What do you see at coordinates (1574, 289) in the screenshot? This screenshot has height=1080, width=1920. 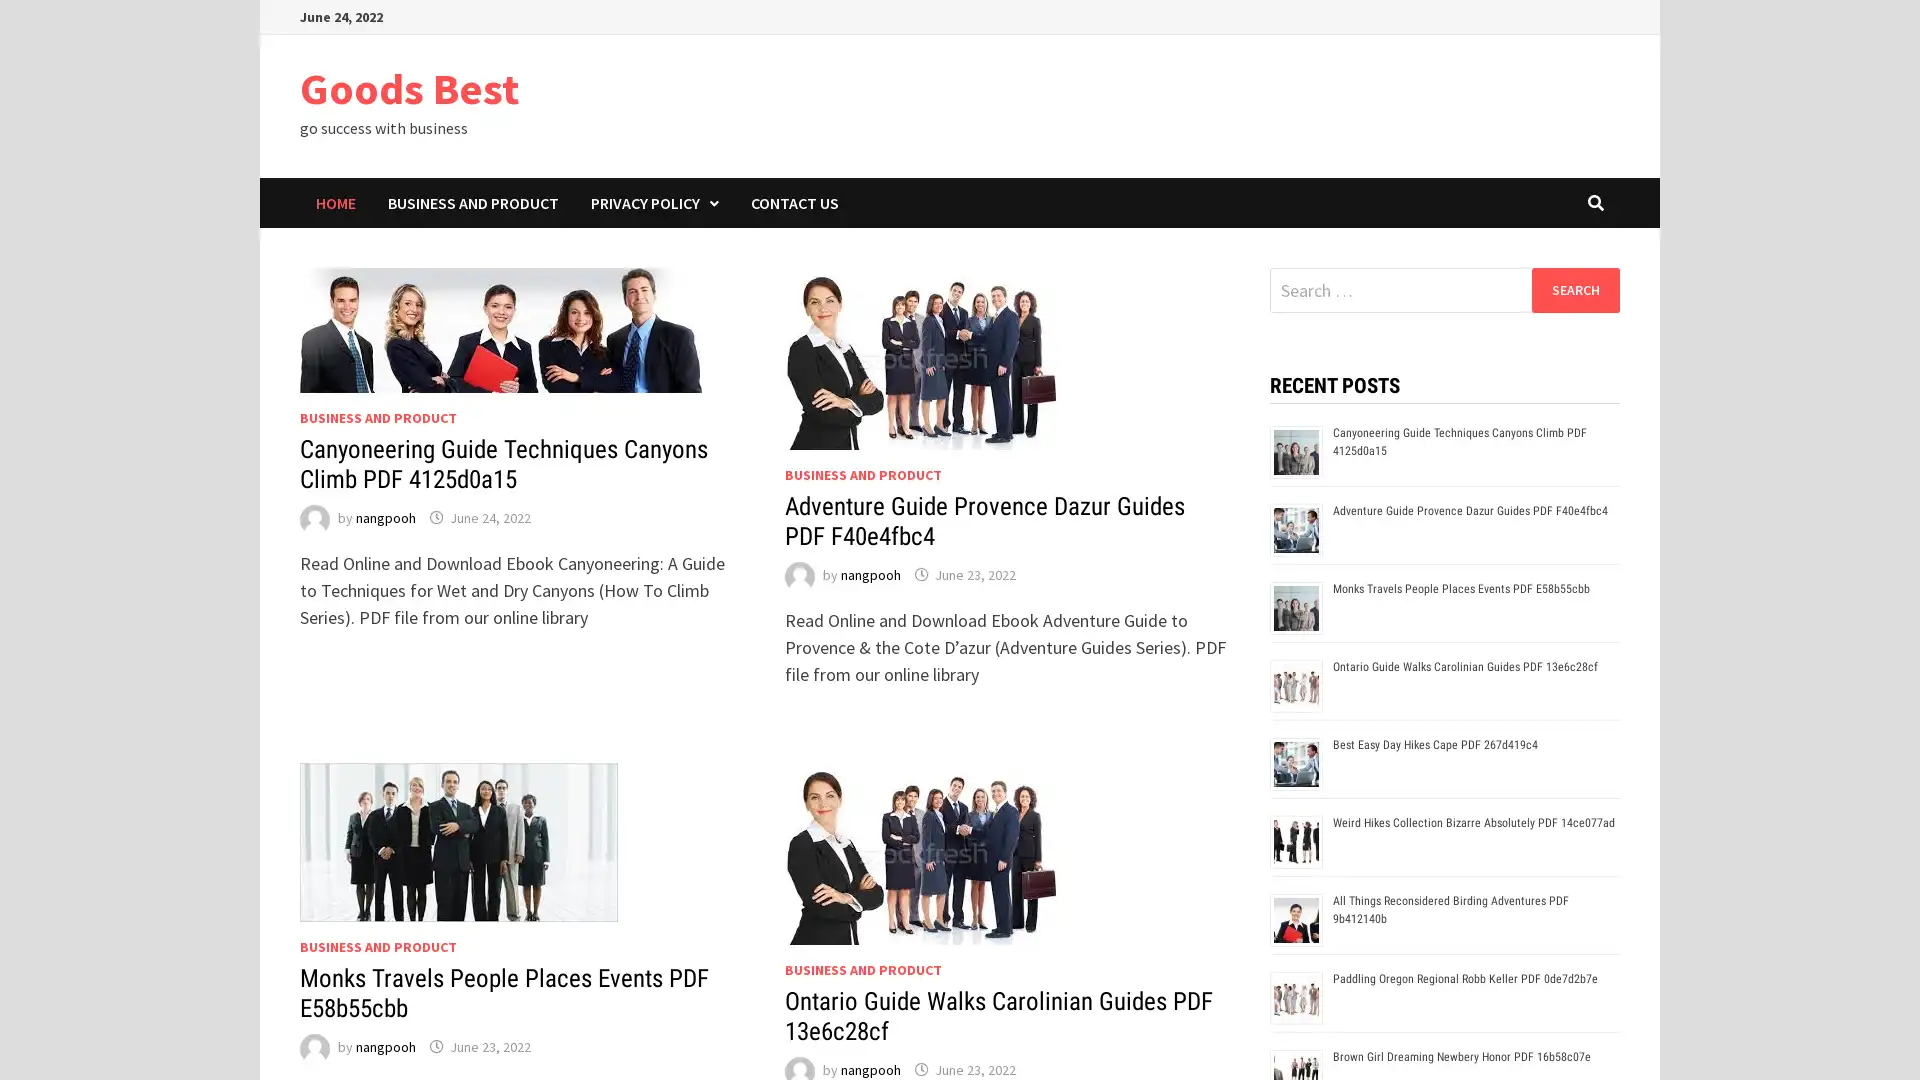 I see `Search` at bounding box center [1574, 289].